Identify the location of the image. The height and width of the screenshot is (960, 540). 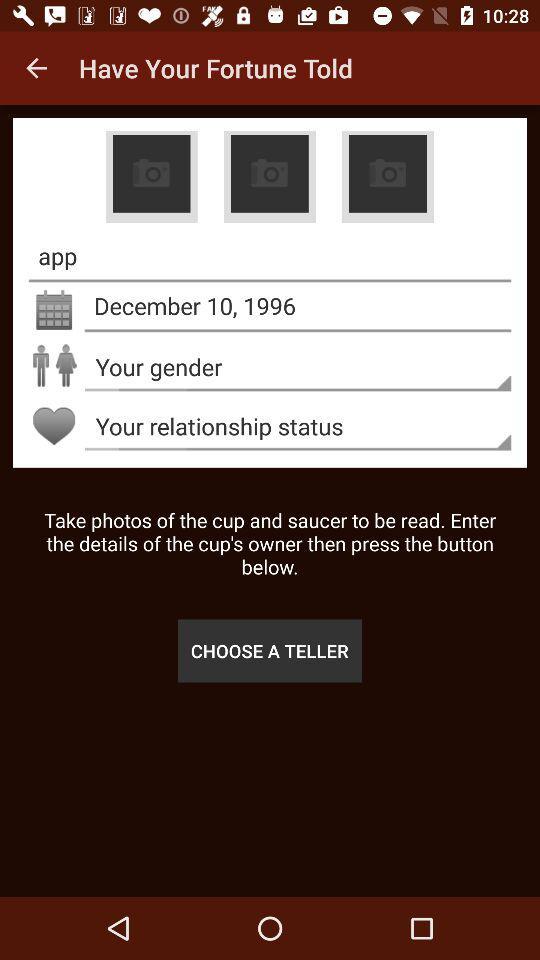
(150, 176).